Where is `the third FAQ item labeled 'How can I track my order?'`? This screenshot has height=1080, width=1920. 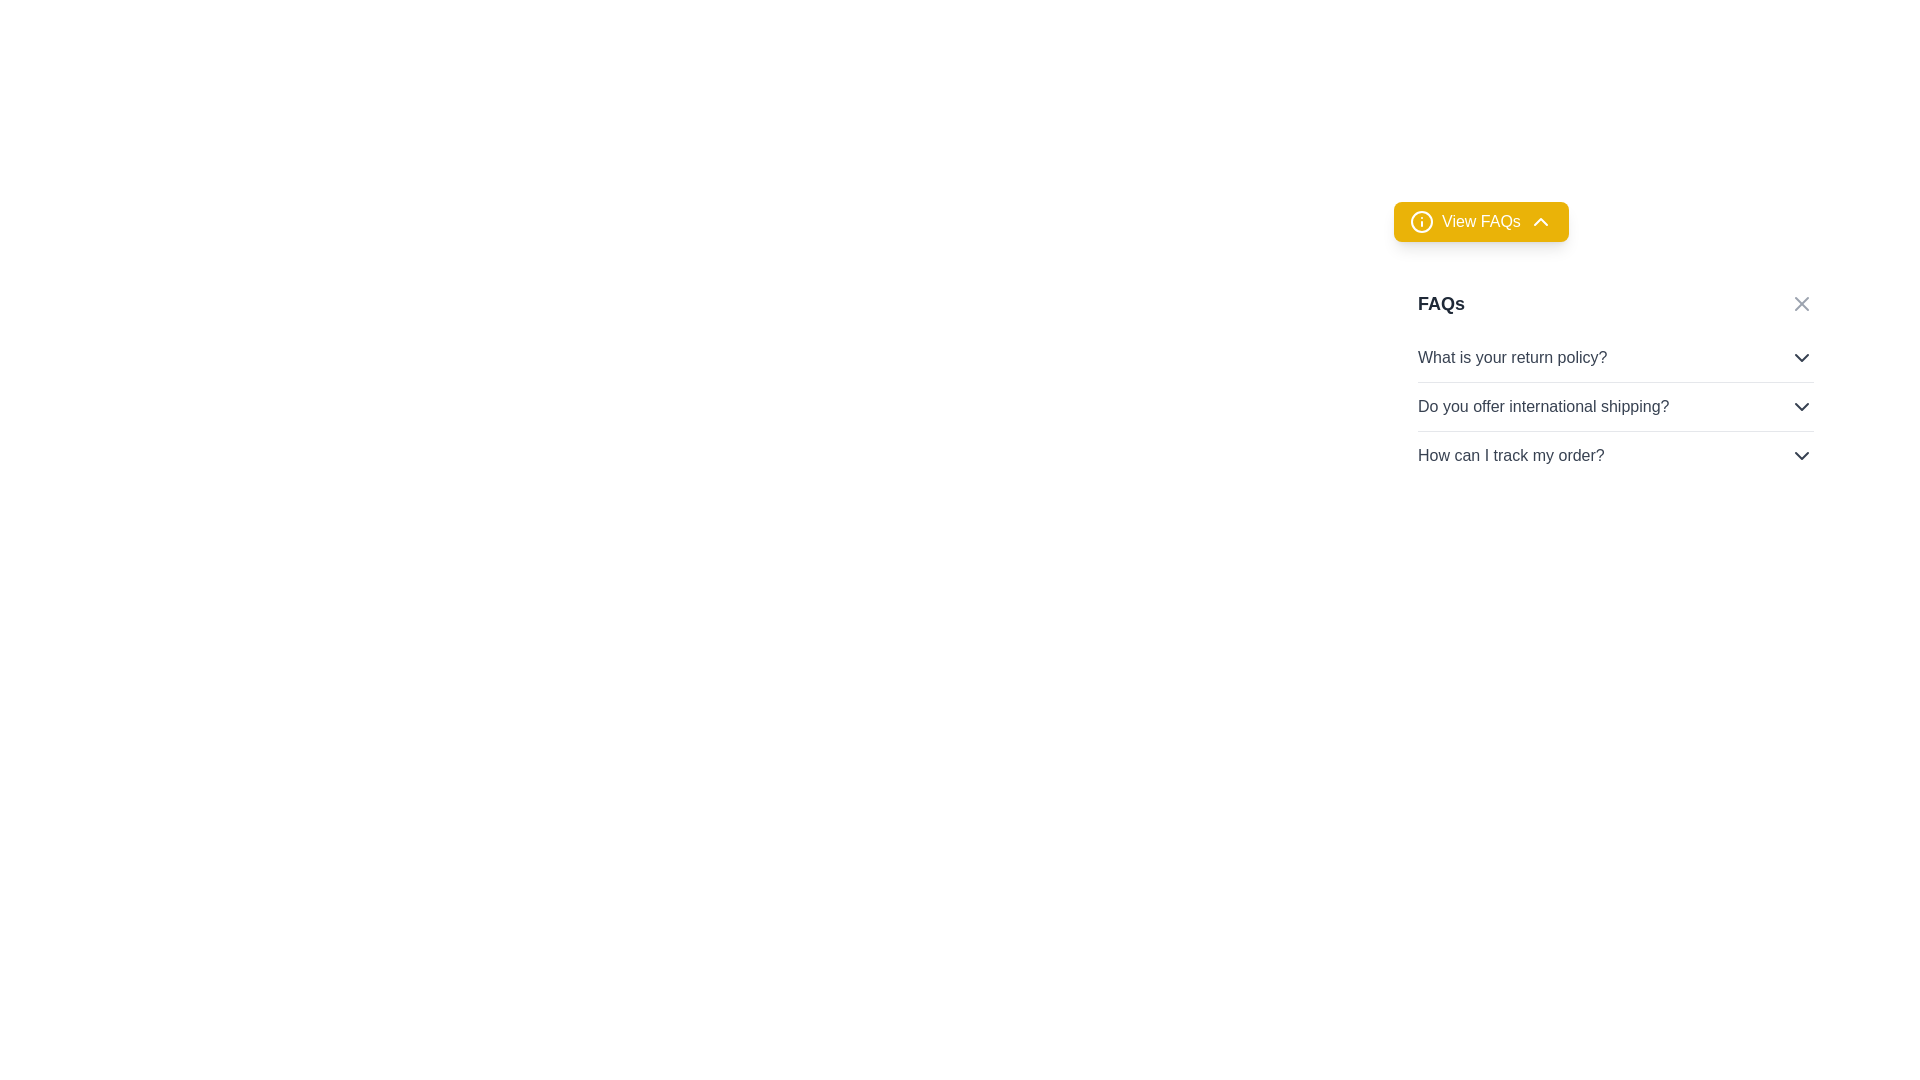 the third FAQ item labeled 'How can I track my order?' is located at coordinates (1616, 455).